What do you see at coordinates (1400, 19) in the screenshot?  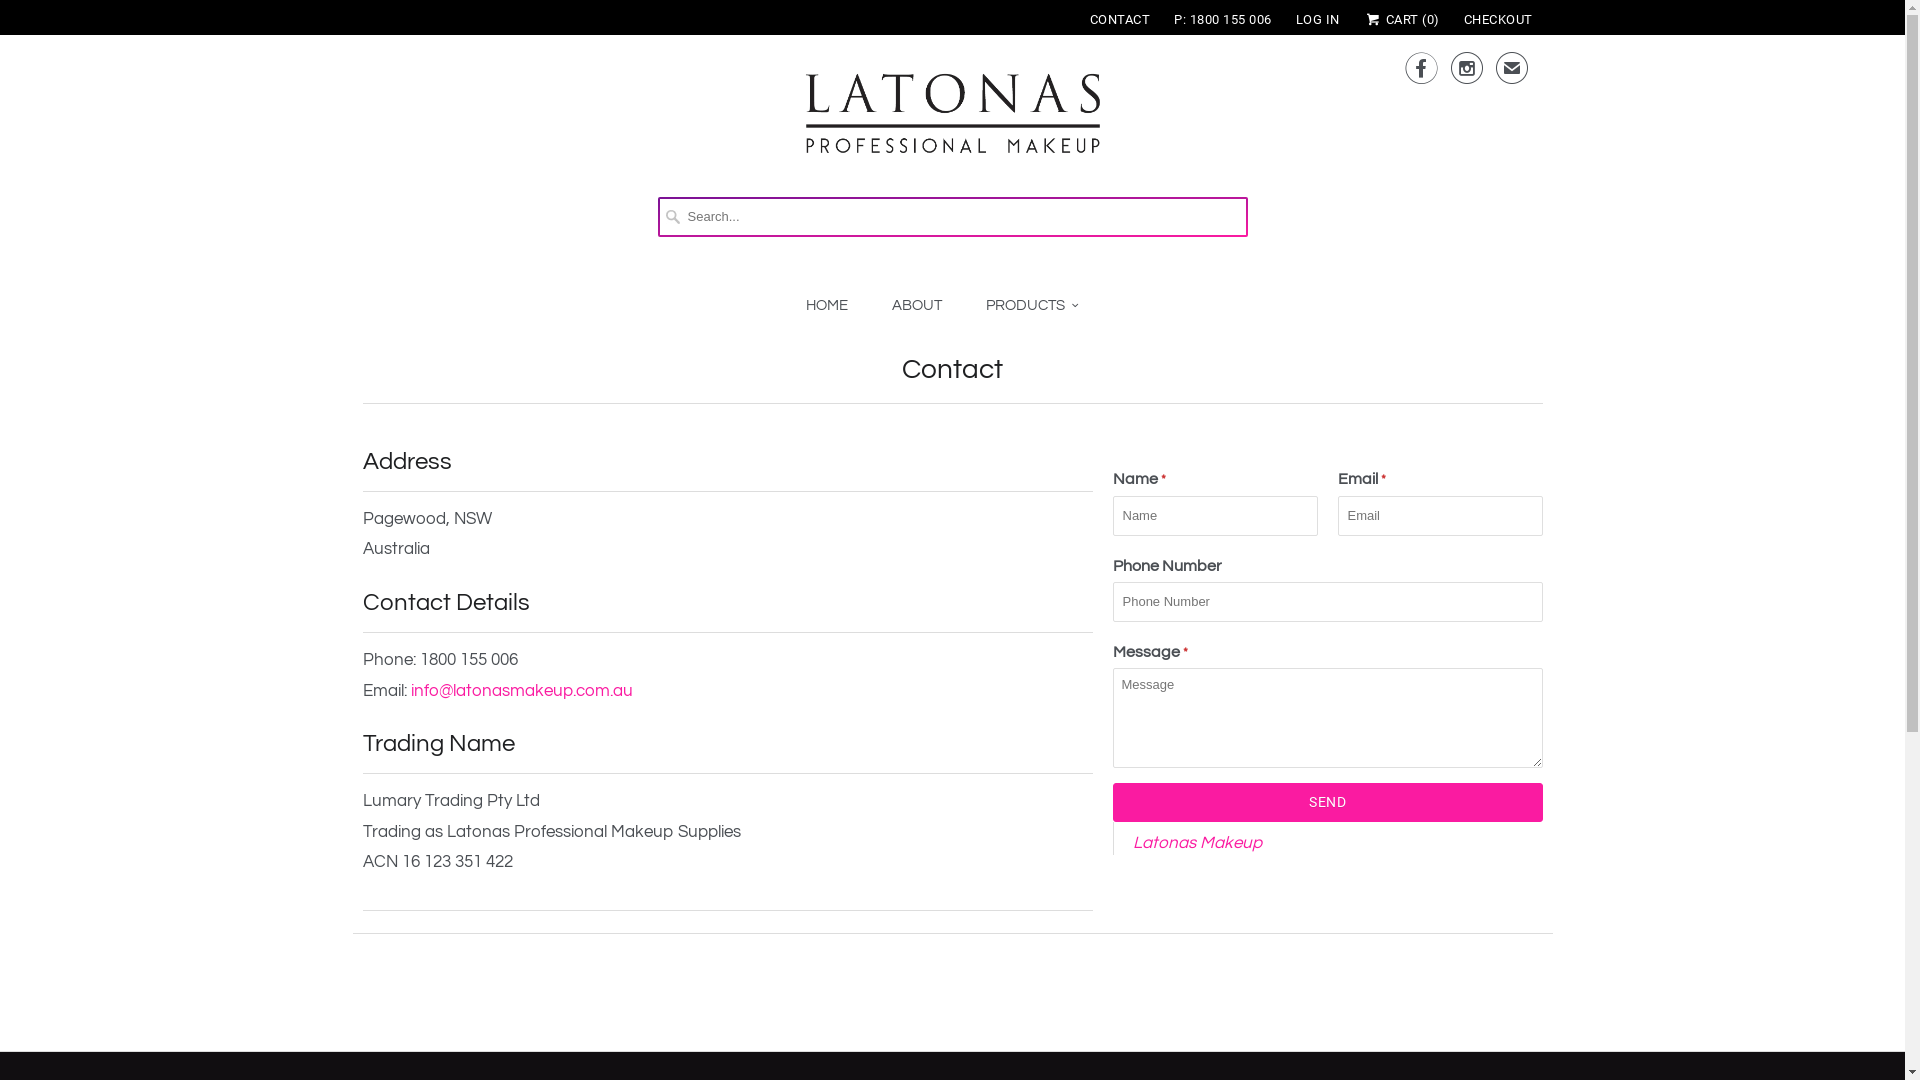 I see `'CART (0)'` at bounding box center [1400, 19].